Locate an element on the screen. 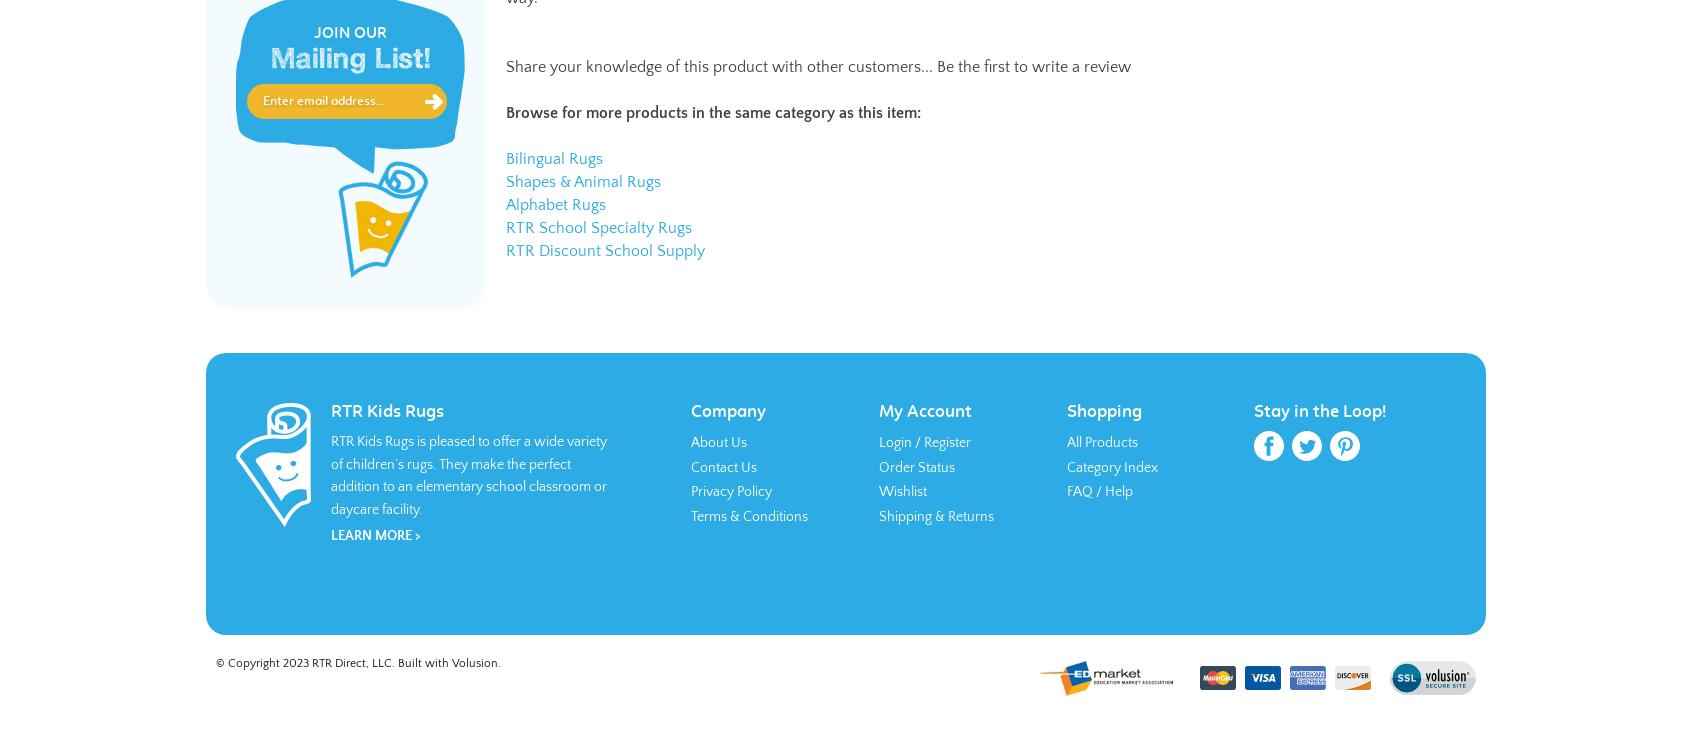 The width and height of the screenshot is (1692, 747). '/' is located at coordinates (918, 442).